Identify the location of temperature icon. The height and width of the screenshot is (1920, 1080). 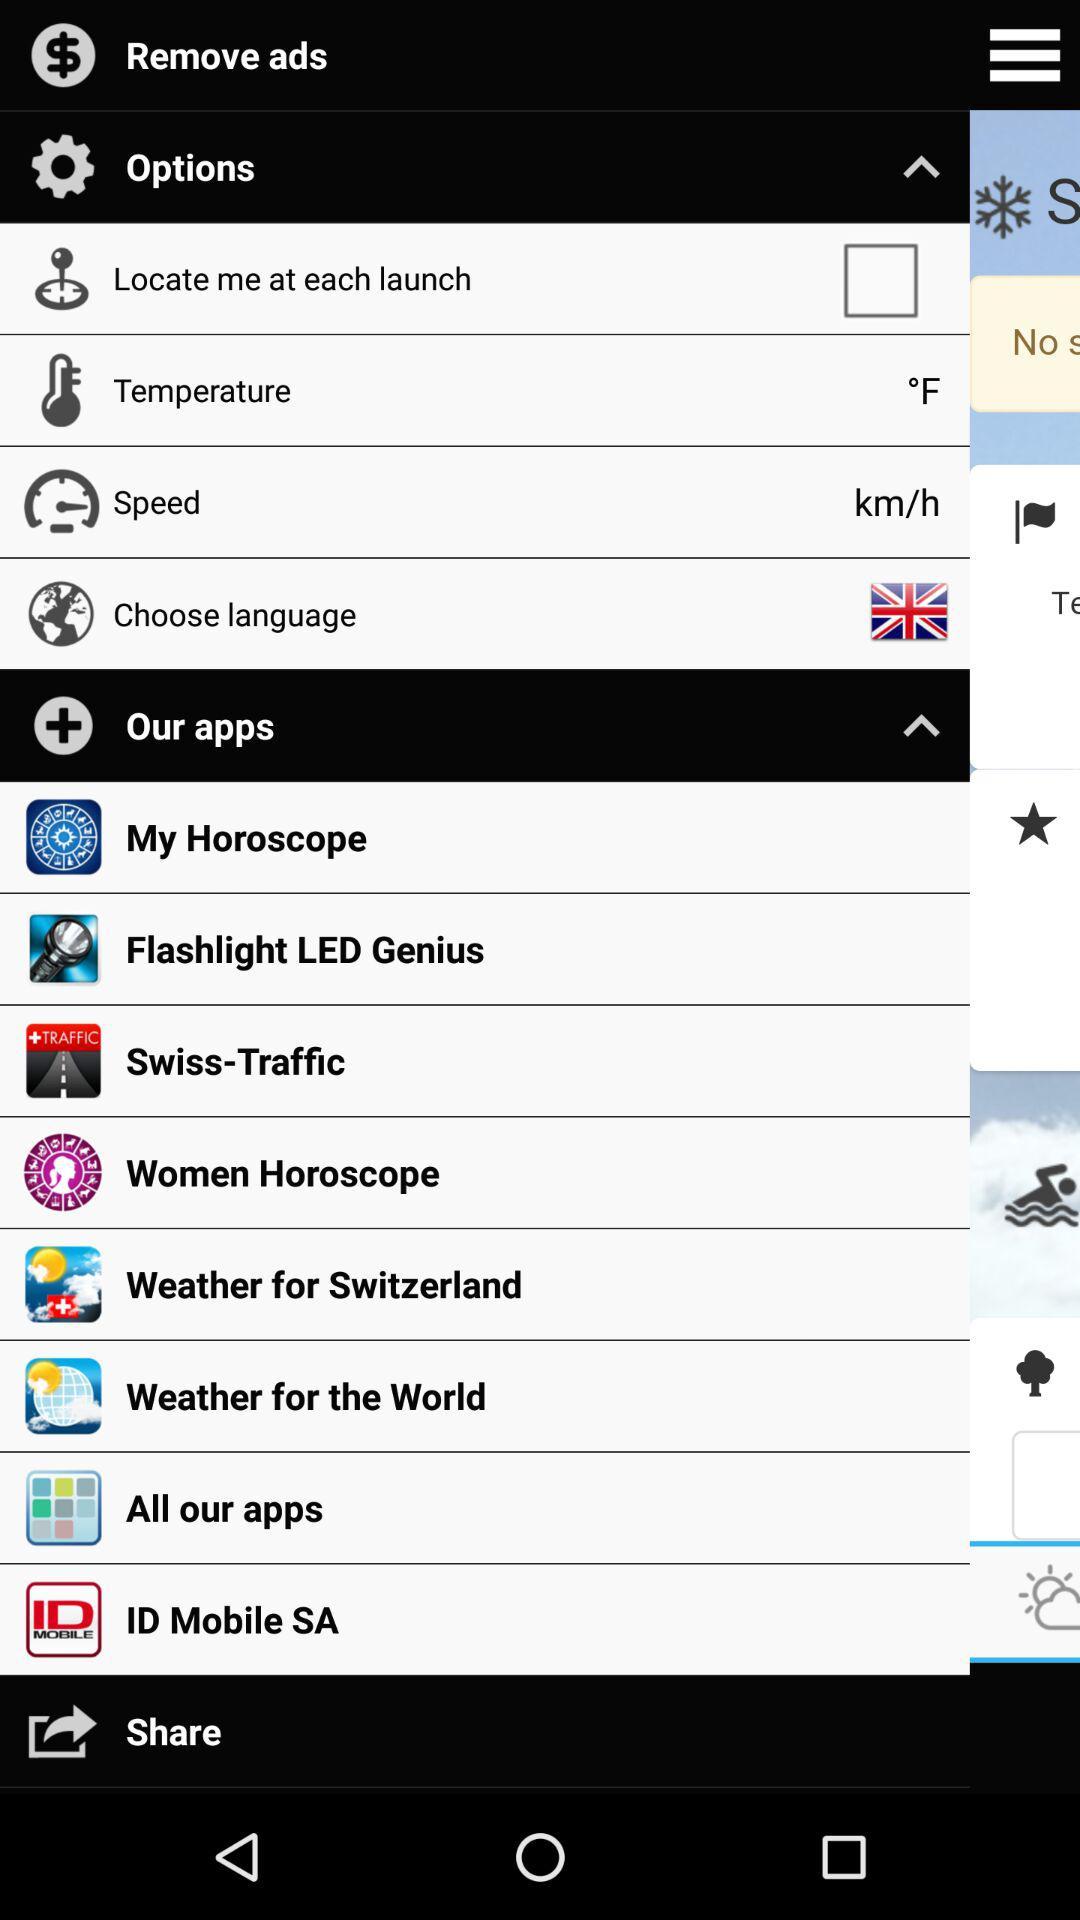
(498, 389).